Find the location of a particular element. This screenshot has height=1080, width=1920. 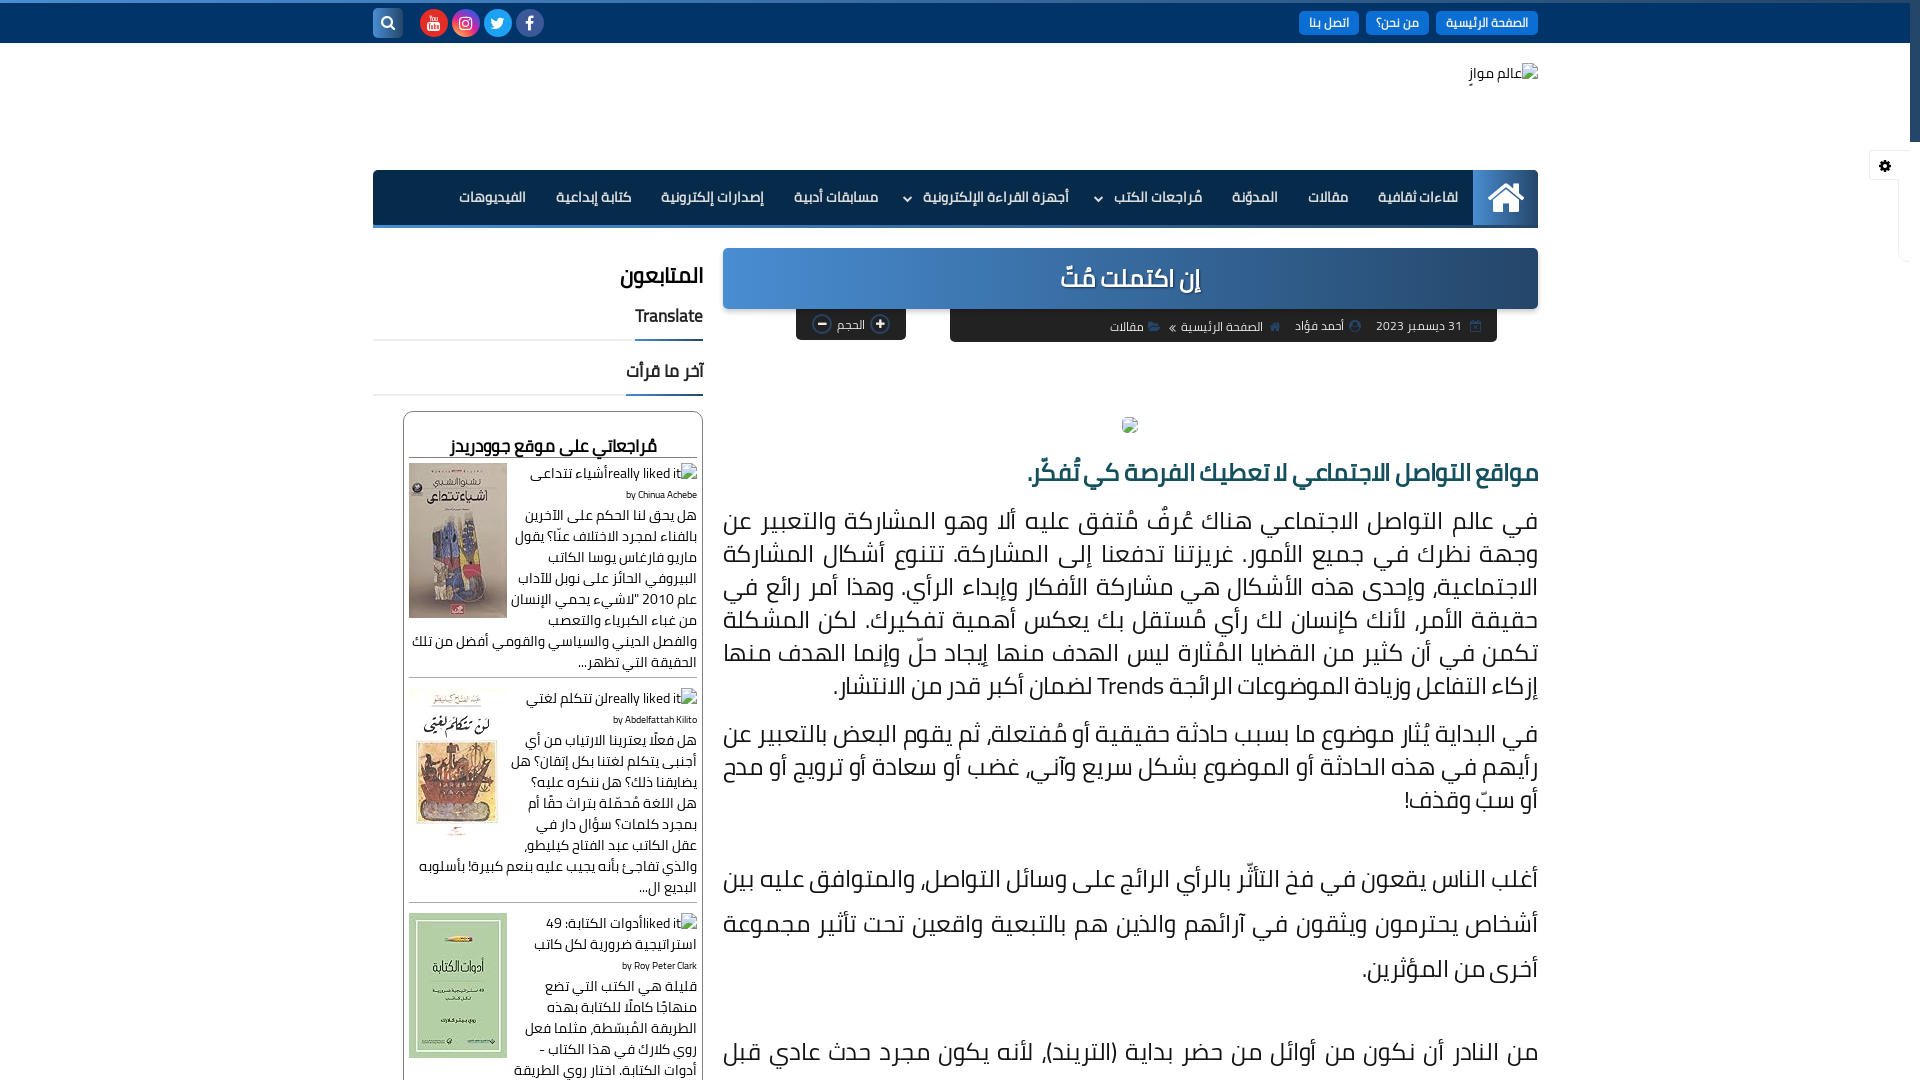

'twitter' is located at coordinates (498, 23).